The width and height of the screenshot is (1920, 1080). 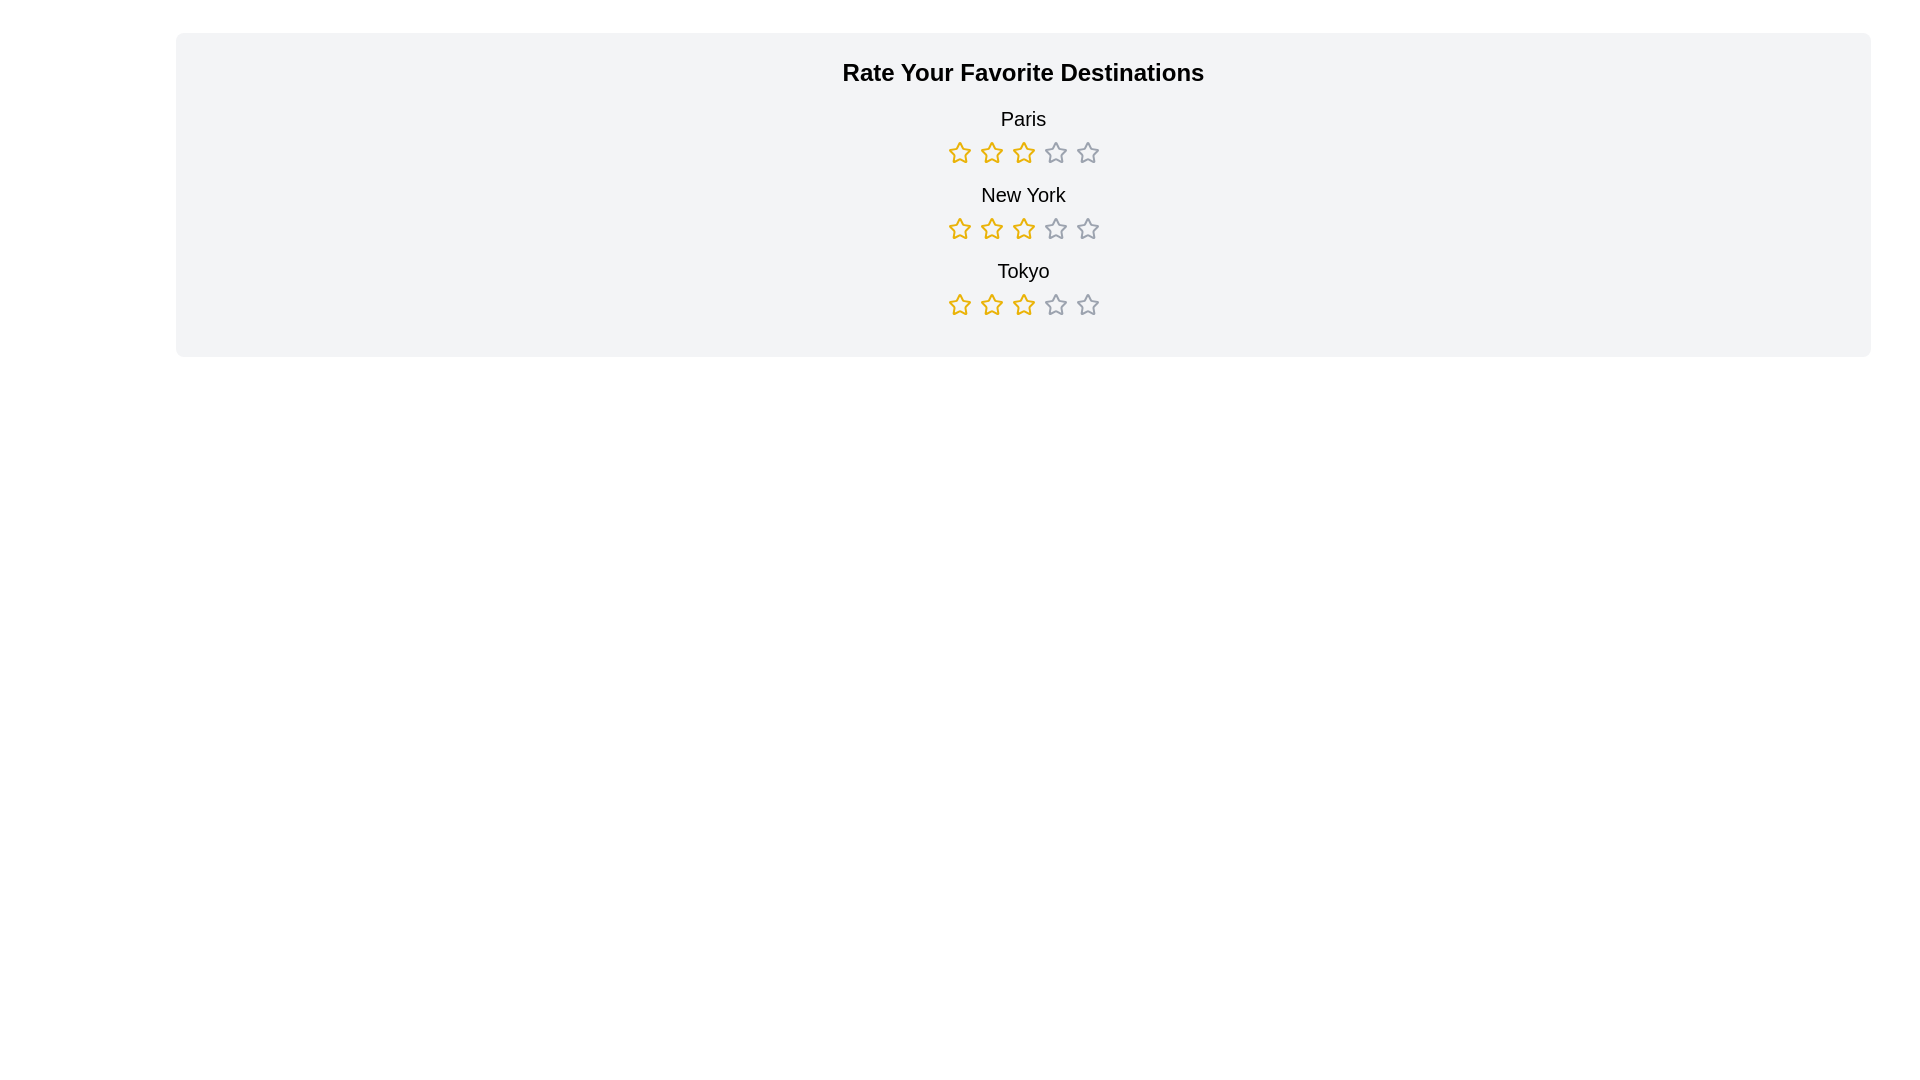 What do you see at coordinates (1023, 195) in the screenshot?
I see `the static text label indicating 'New York', positioned under the 'Rate Your Favorite Destinations' heading, above the star rating system` at bounding box center [1023, 195].